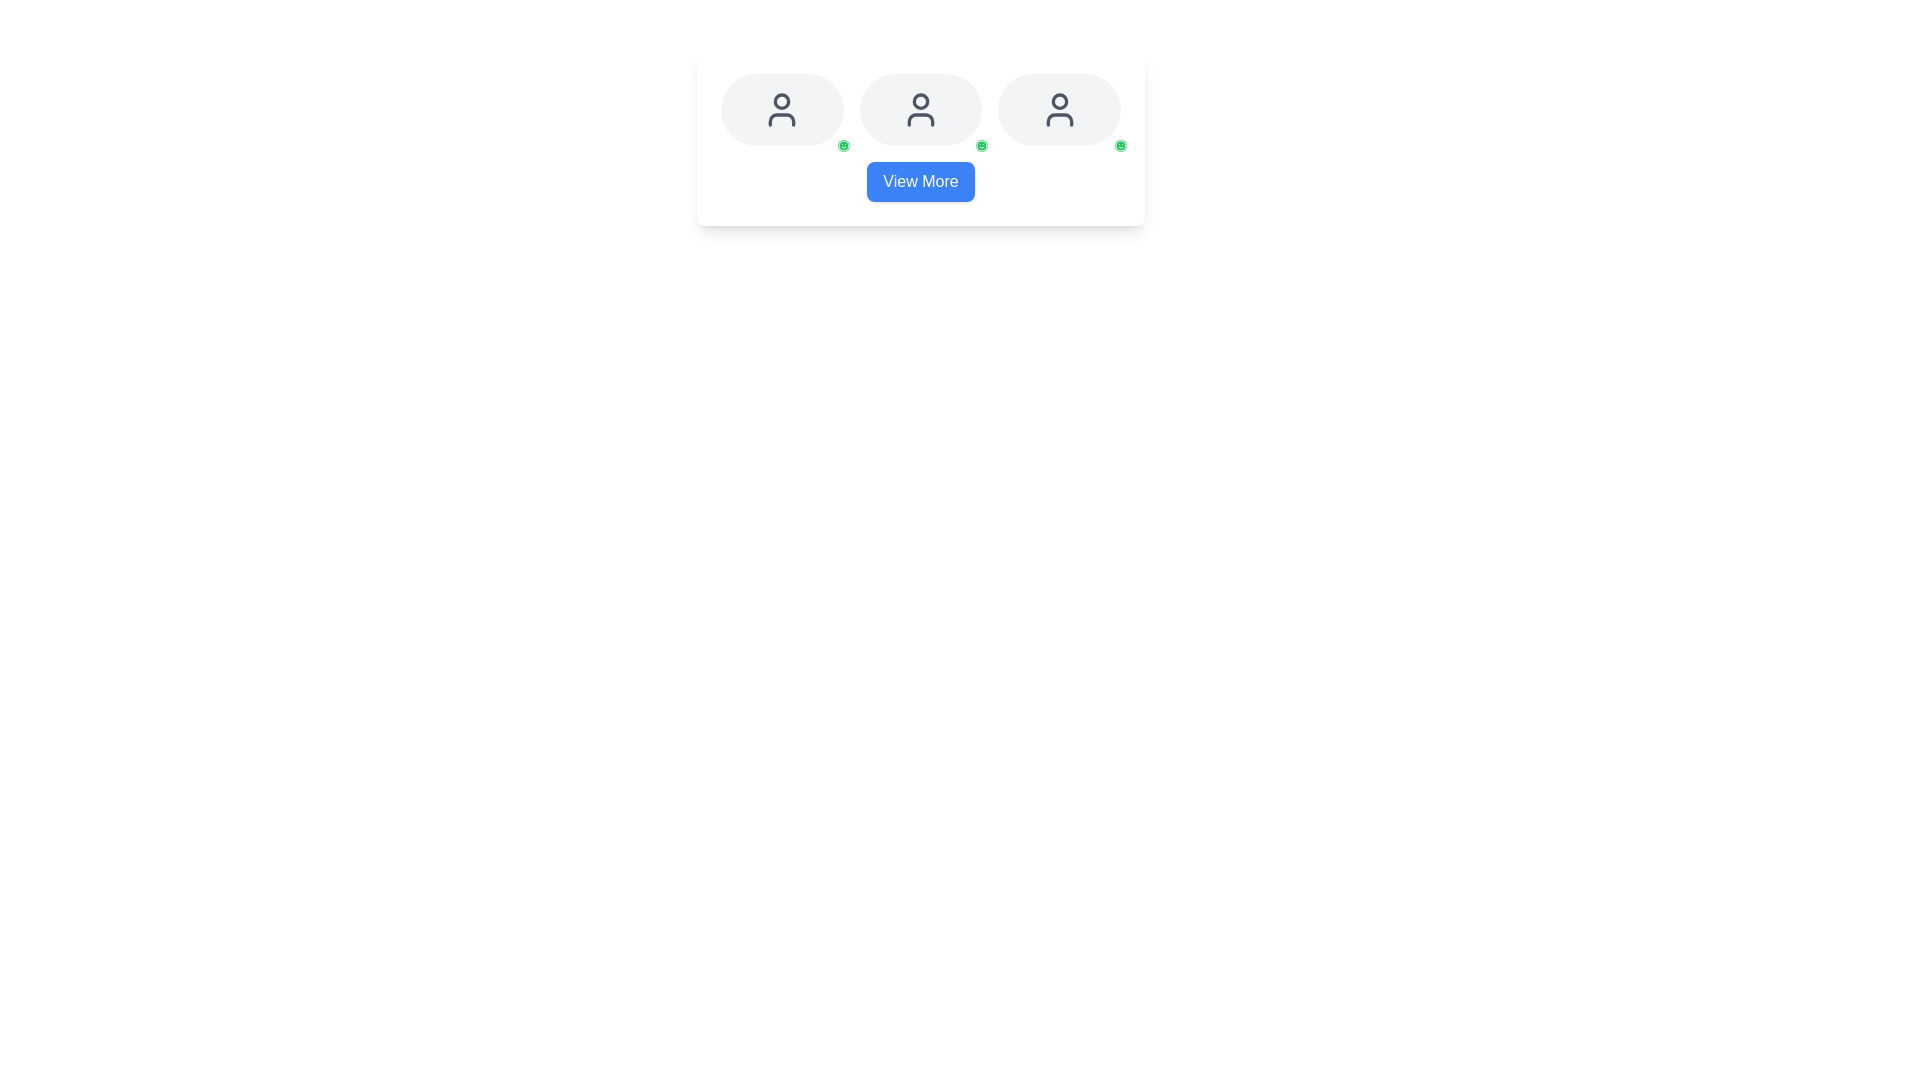 The height and width of the screenshot is (1080, 1920). I want to click on the blue button labeled 'View More' to observe its hover effects, so click(920, 181).